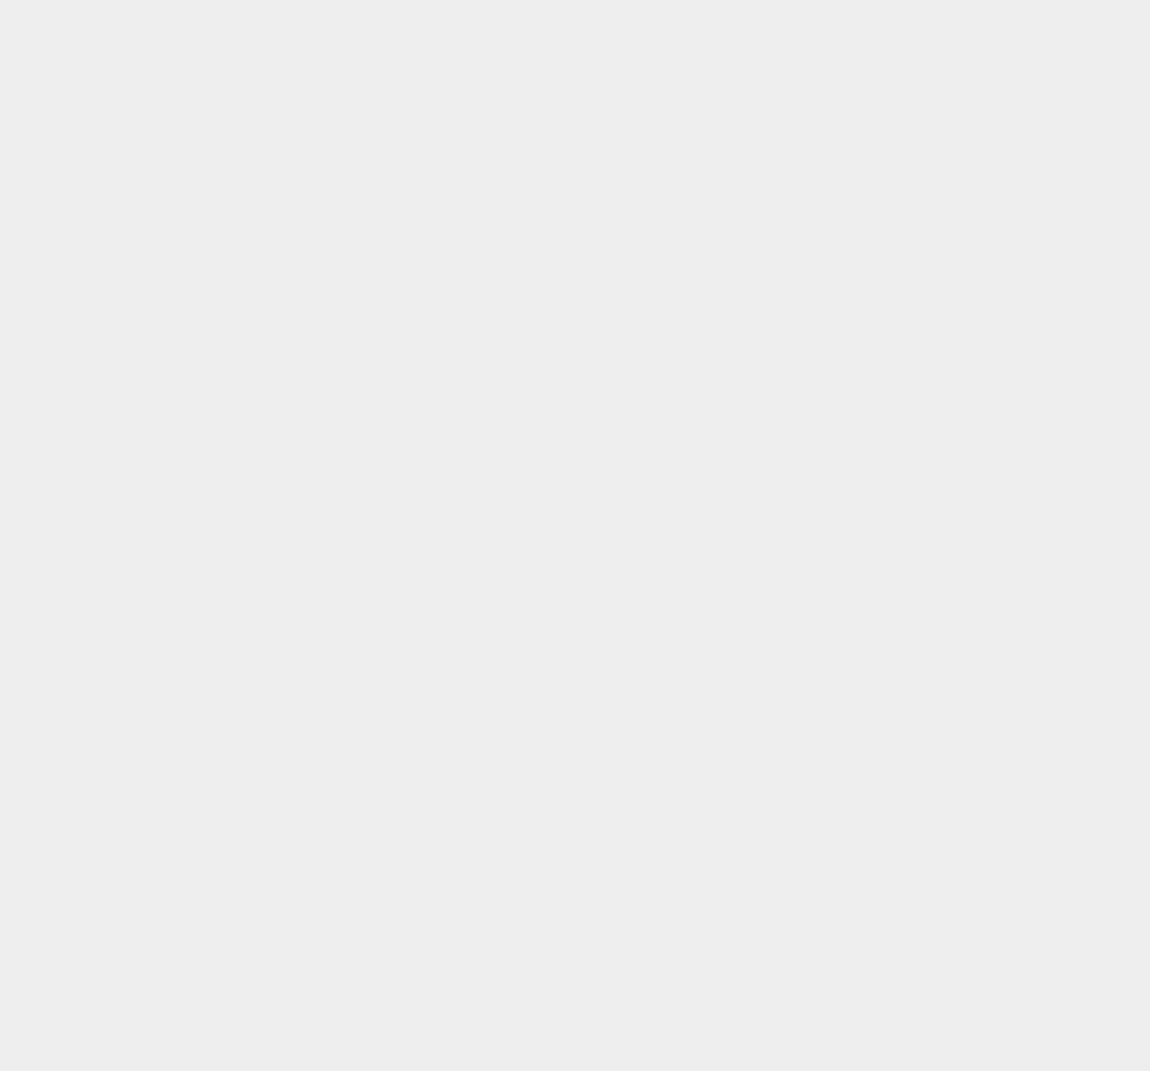 This screenshot has height=1071, width=1150. Describe the element at coordinates (824, 479) in the screenshot. I see `'ZTE'` at that location.